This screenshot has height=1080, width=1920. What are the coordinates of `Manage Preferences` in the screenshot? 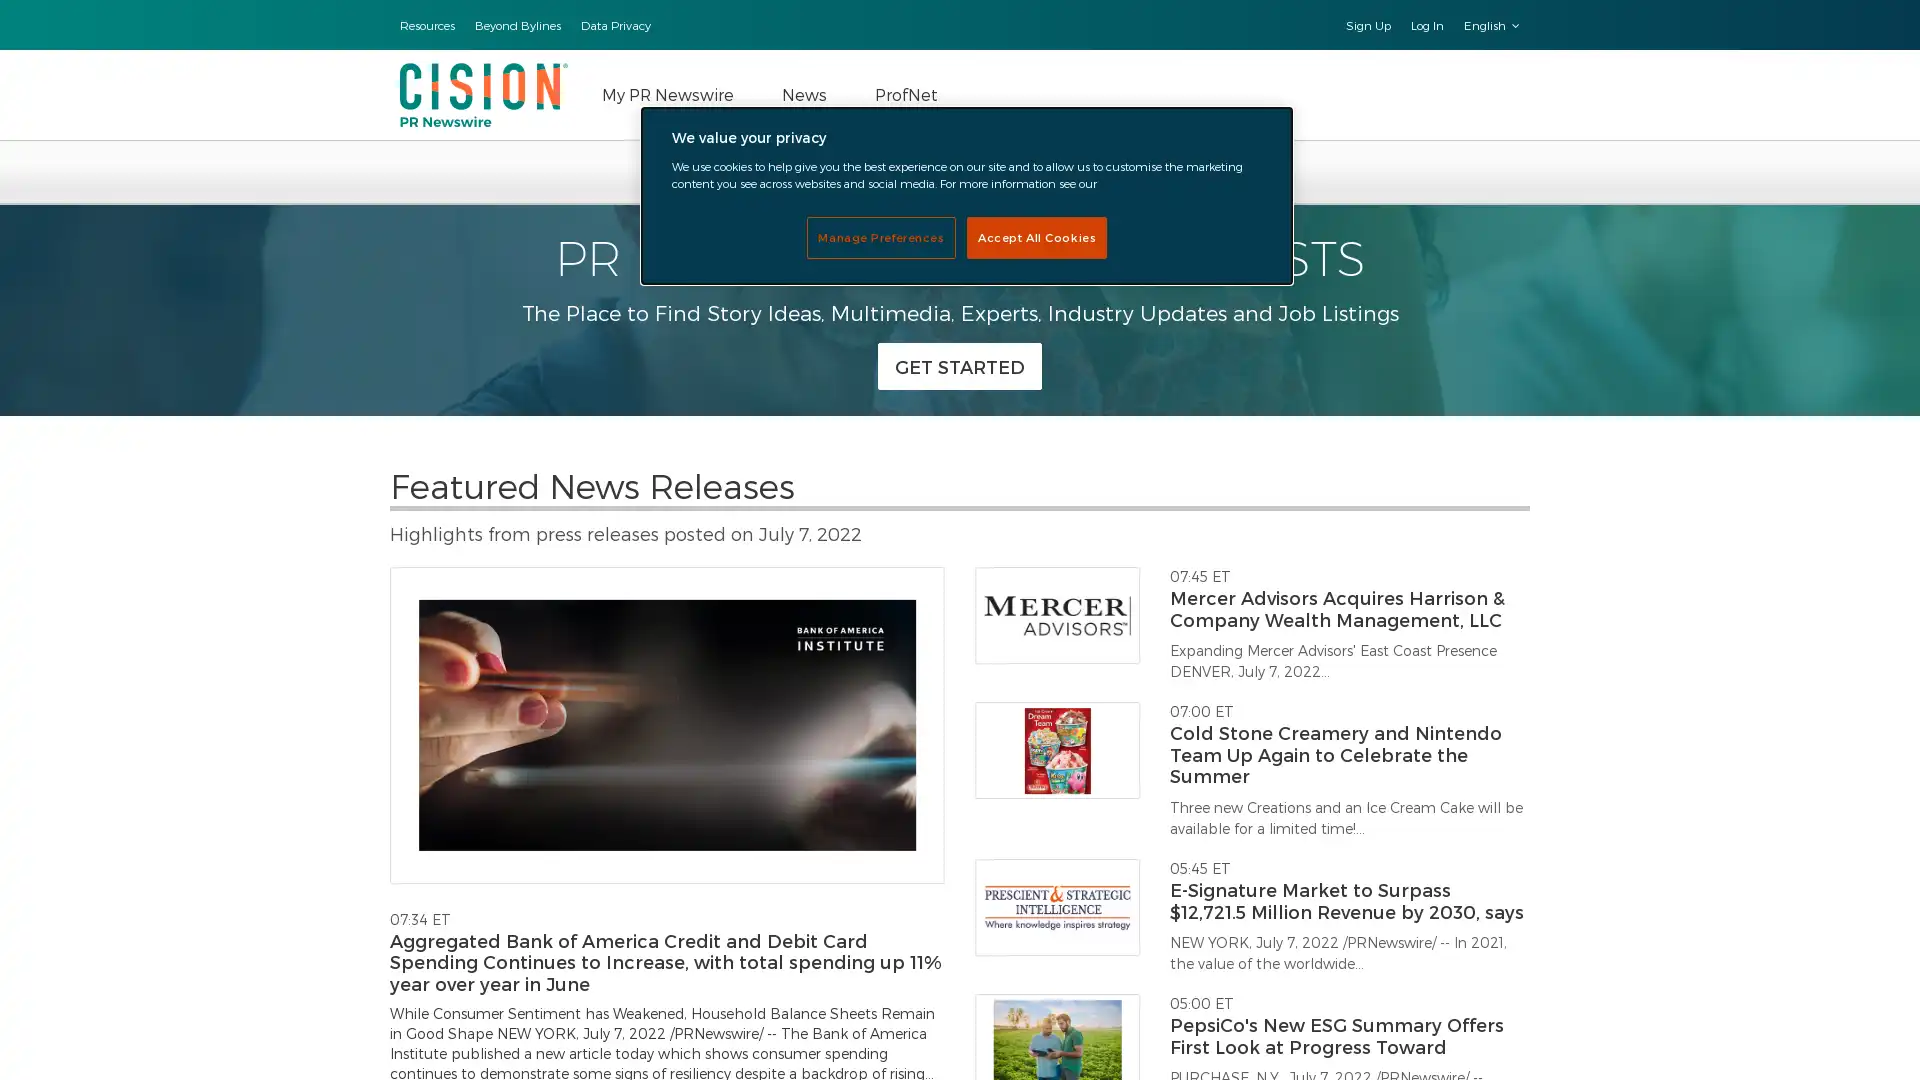 It's located at (880, 235).